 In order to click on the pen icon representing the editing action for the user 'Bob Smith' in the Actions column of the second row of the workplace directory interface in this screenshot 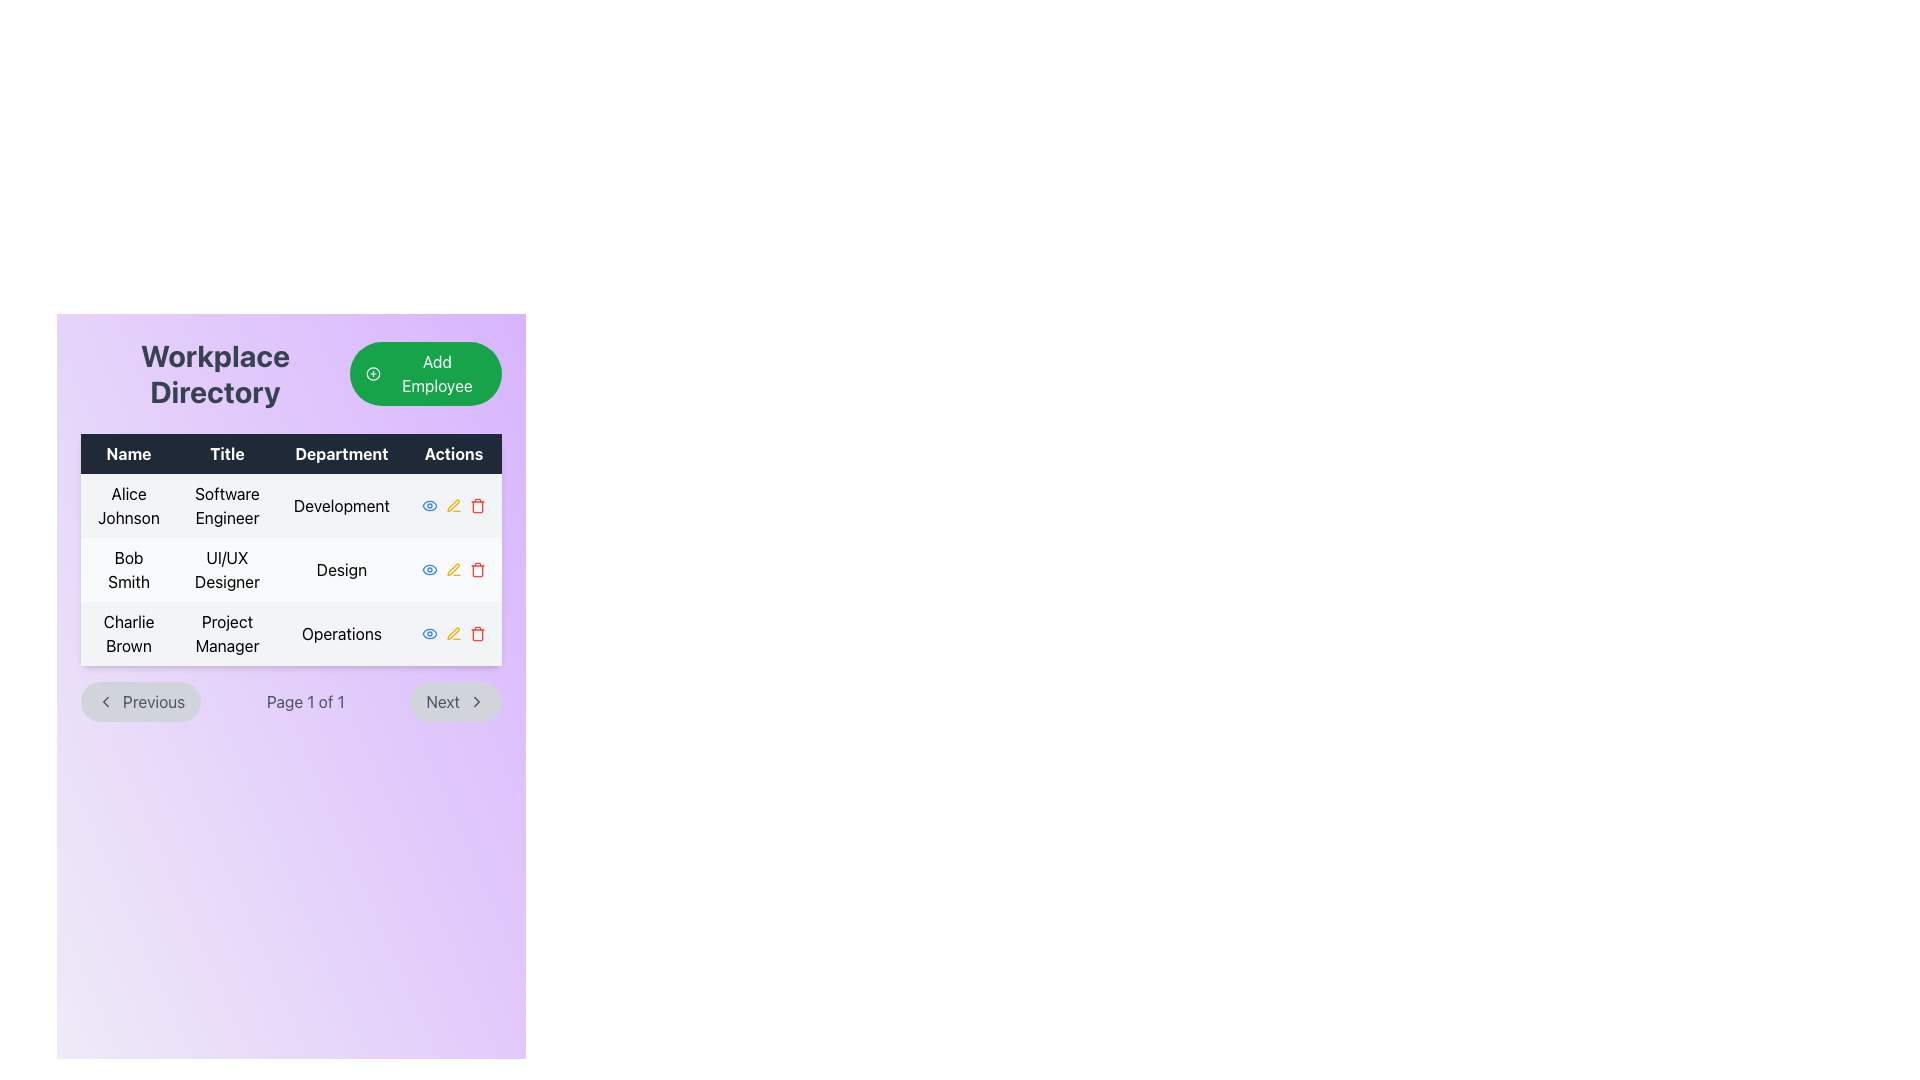, I will do `click(452, 569)`.